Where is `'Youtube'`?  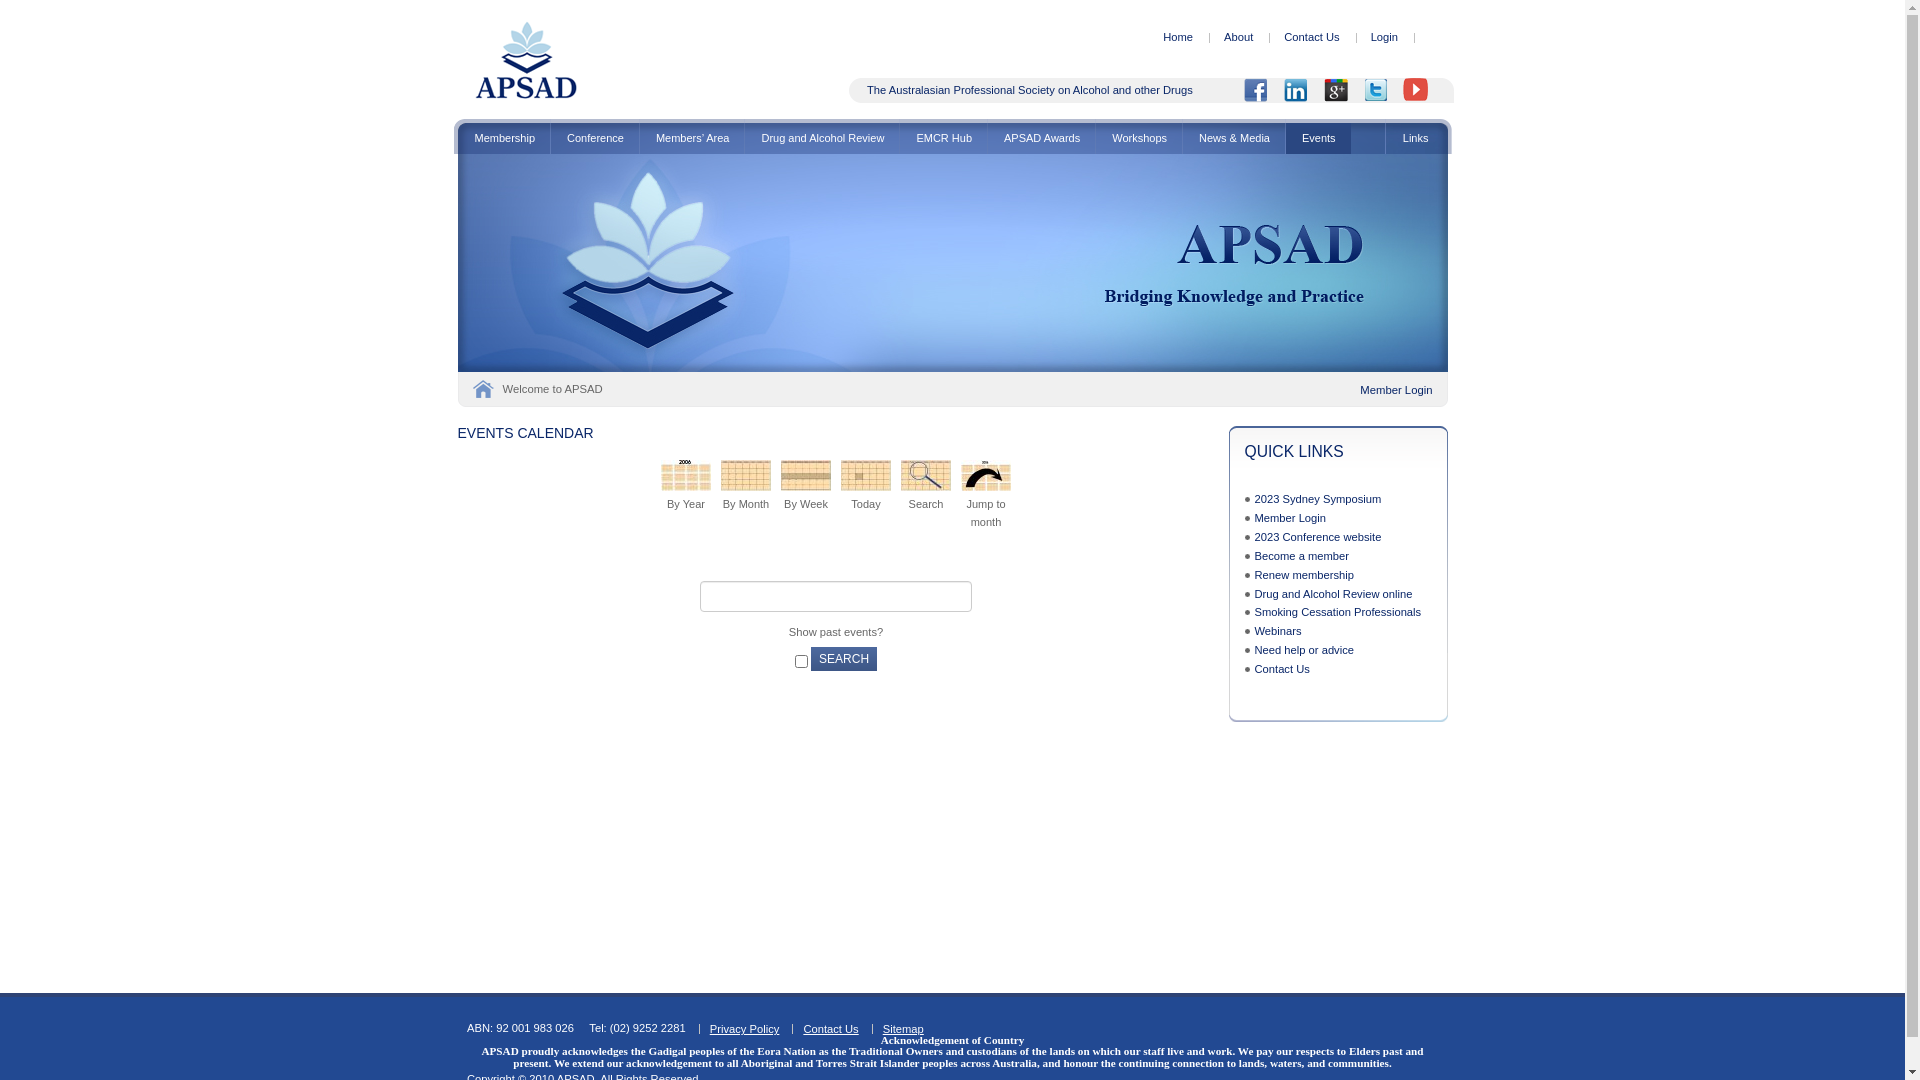
'Youtube' is located at coordinates (1421, 90).